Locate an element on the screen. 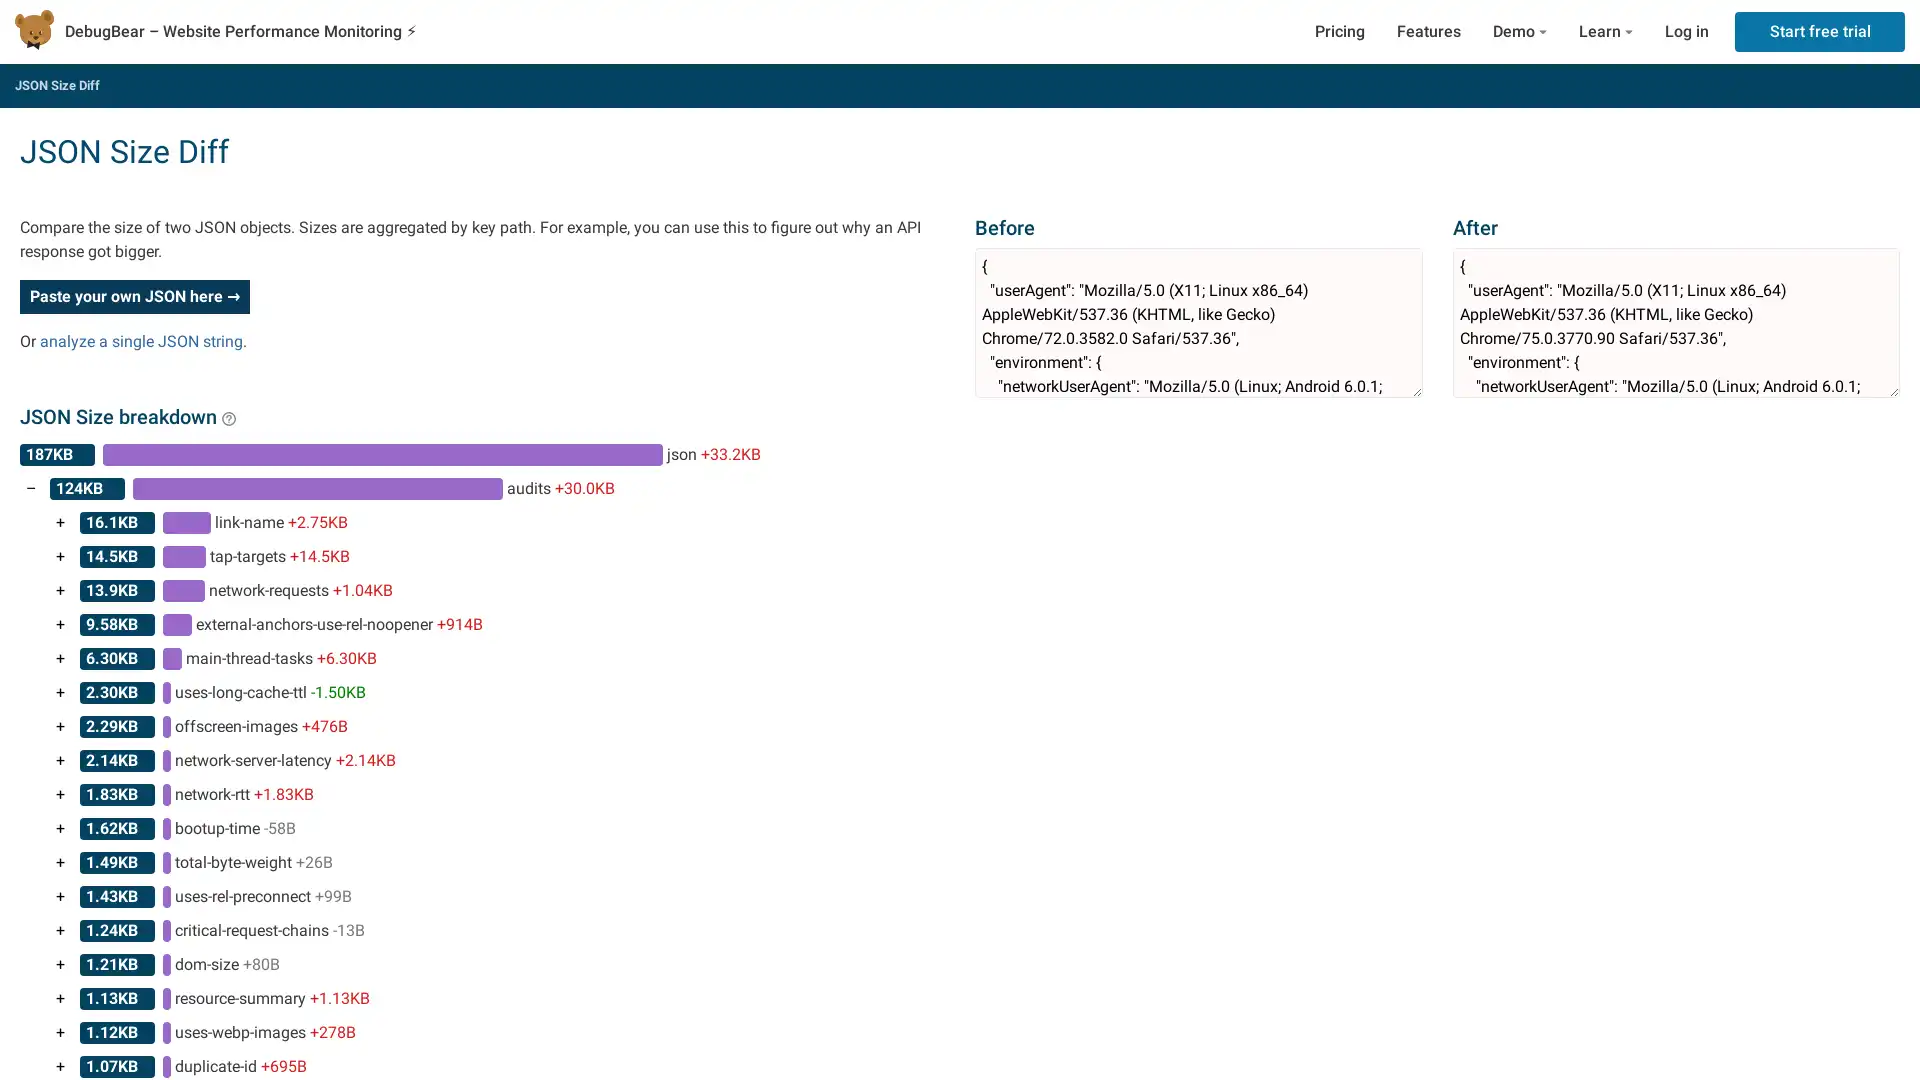 Image resolution: width=1920 pixels, height=1080 pixels. + is located at coordinates (60, 930).